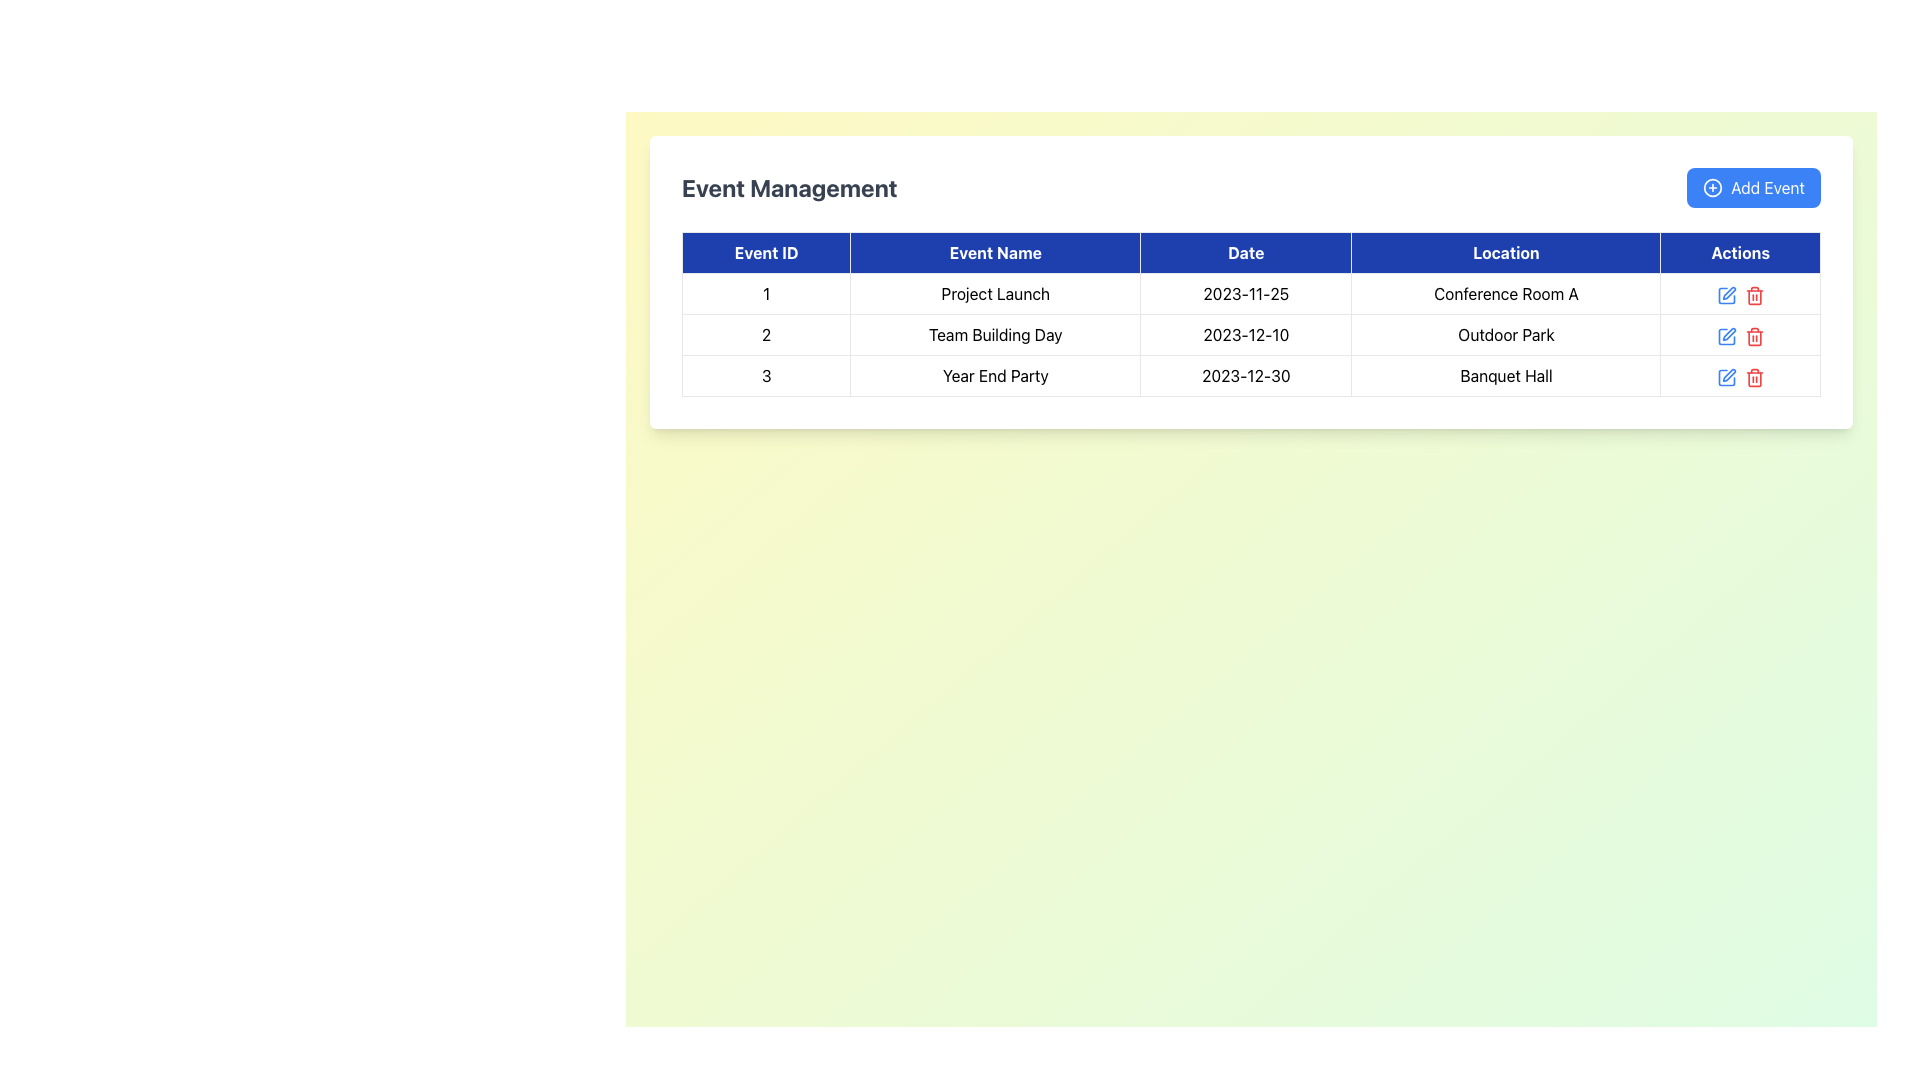 This screenshot has width=1920, height=1080. Describe the element at coordinates (1753, 375) in the screenshot. I see `the delete icon button located in the 'Actions' column of the last row under 'Event Management'` at that location.